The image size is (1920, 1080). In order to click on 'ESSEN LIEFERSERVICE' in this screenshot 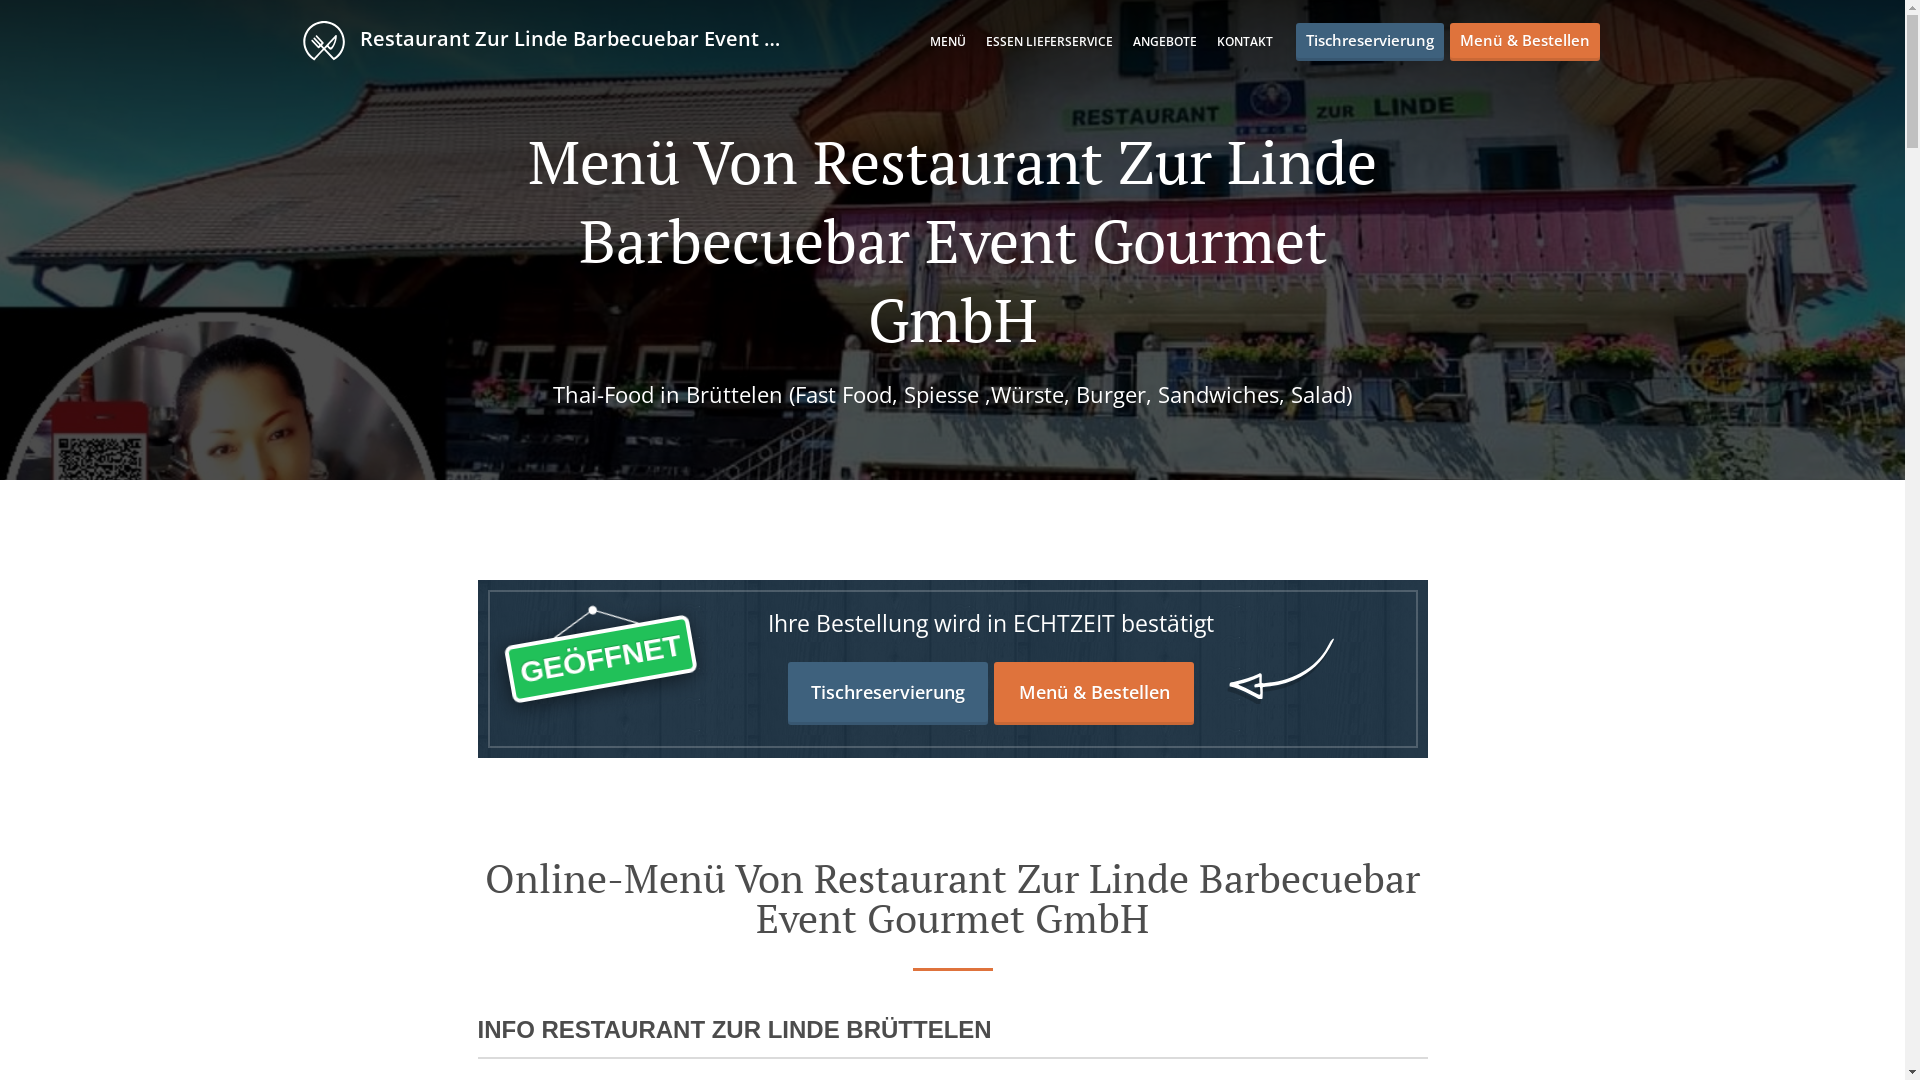, I will do `click(1048, 41)`.